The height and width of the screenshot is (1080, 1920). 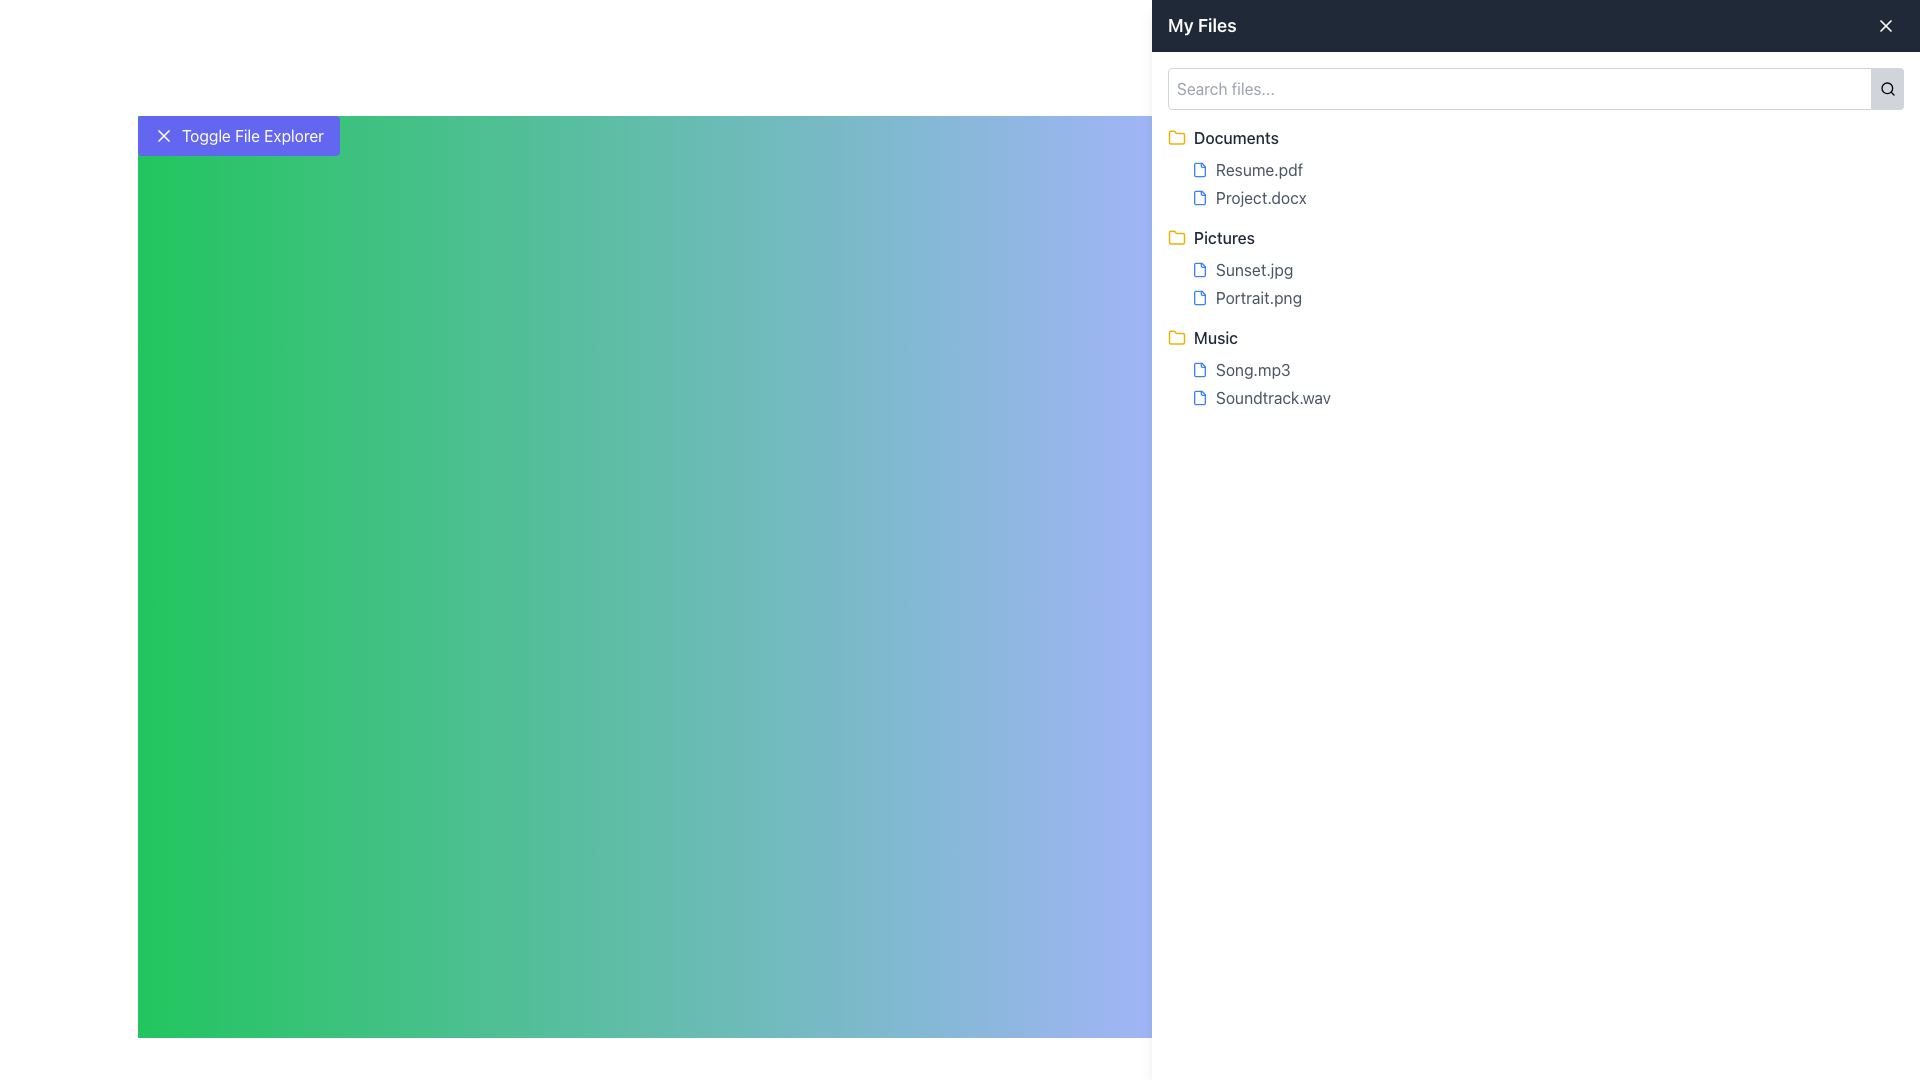 I want to click on the file entry labeled 'Sunset.jpg' in the 'Pictures' folder, so click(x=1547, y=270).